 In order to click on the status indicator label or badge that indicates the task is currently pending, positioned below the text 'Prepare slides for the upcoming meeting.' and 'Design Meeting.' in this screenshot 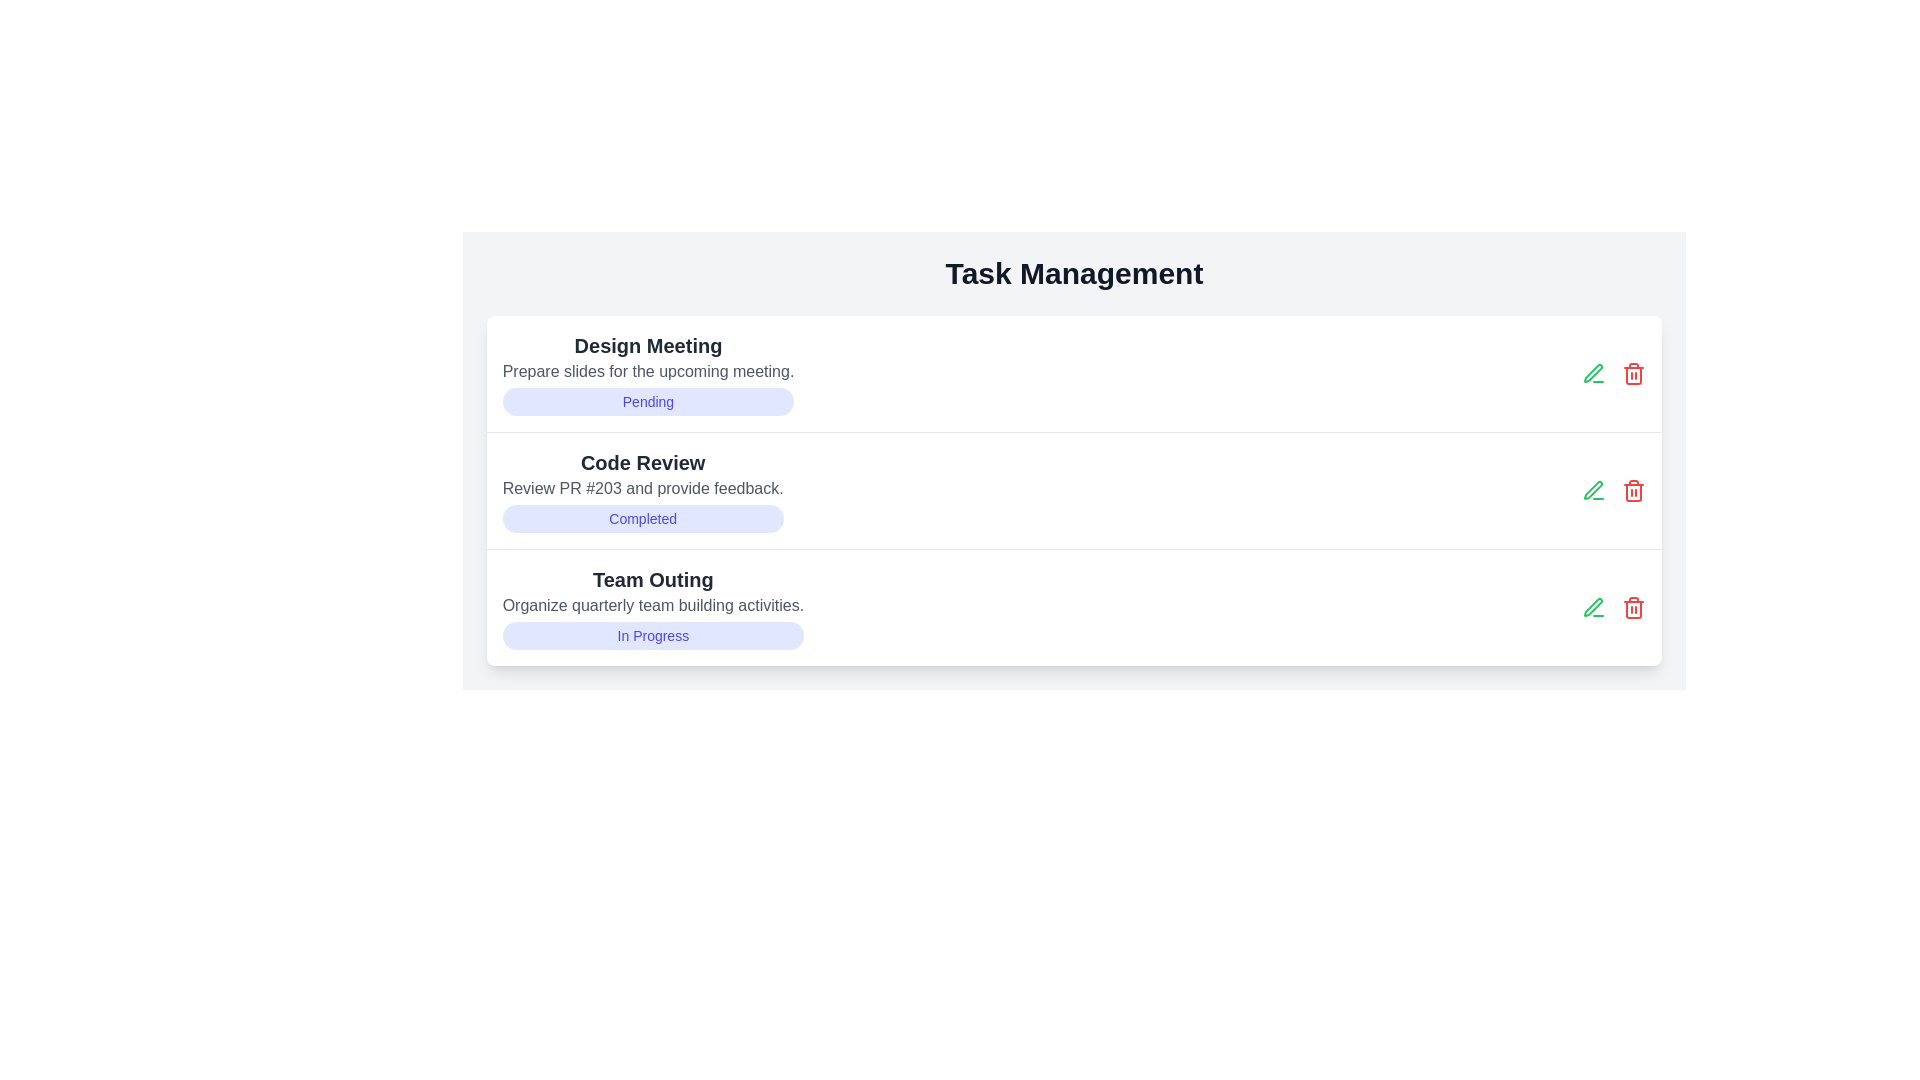, I will do `click(648, 401)`.